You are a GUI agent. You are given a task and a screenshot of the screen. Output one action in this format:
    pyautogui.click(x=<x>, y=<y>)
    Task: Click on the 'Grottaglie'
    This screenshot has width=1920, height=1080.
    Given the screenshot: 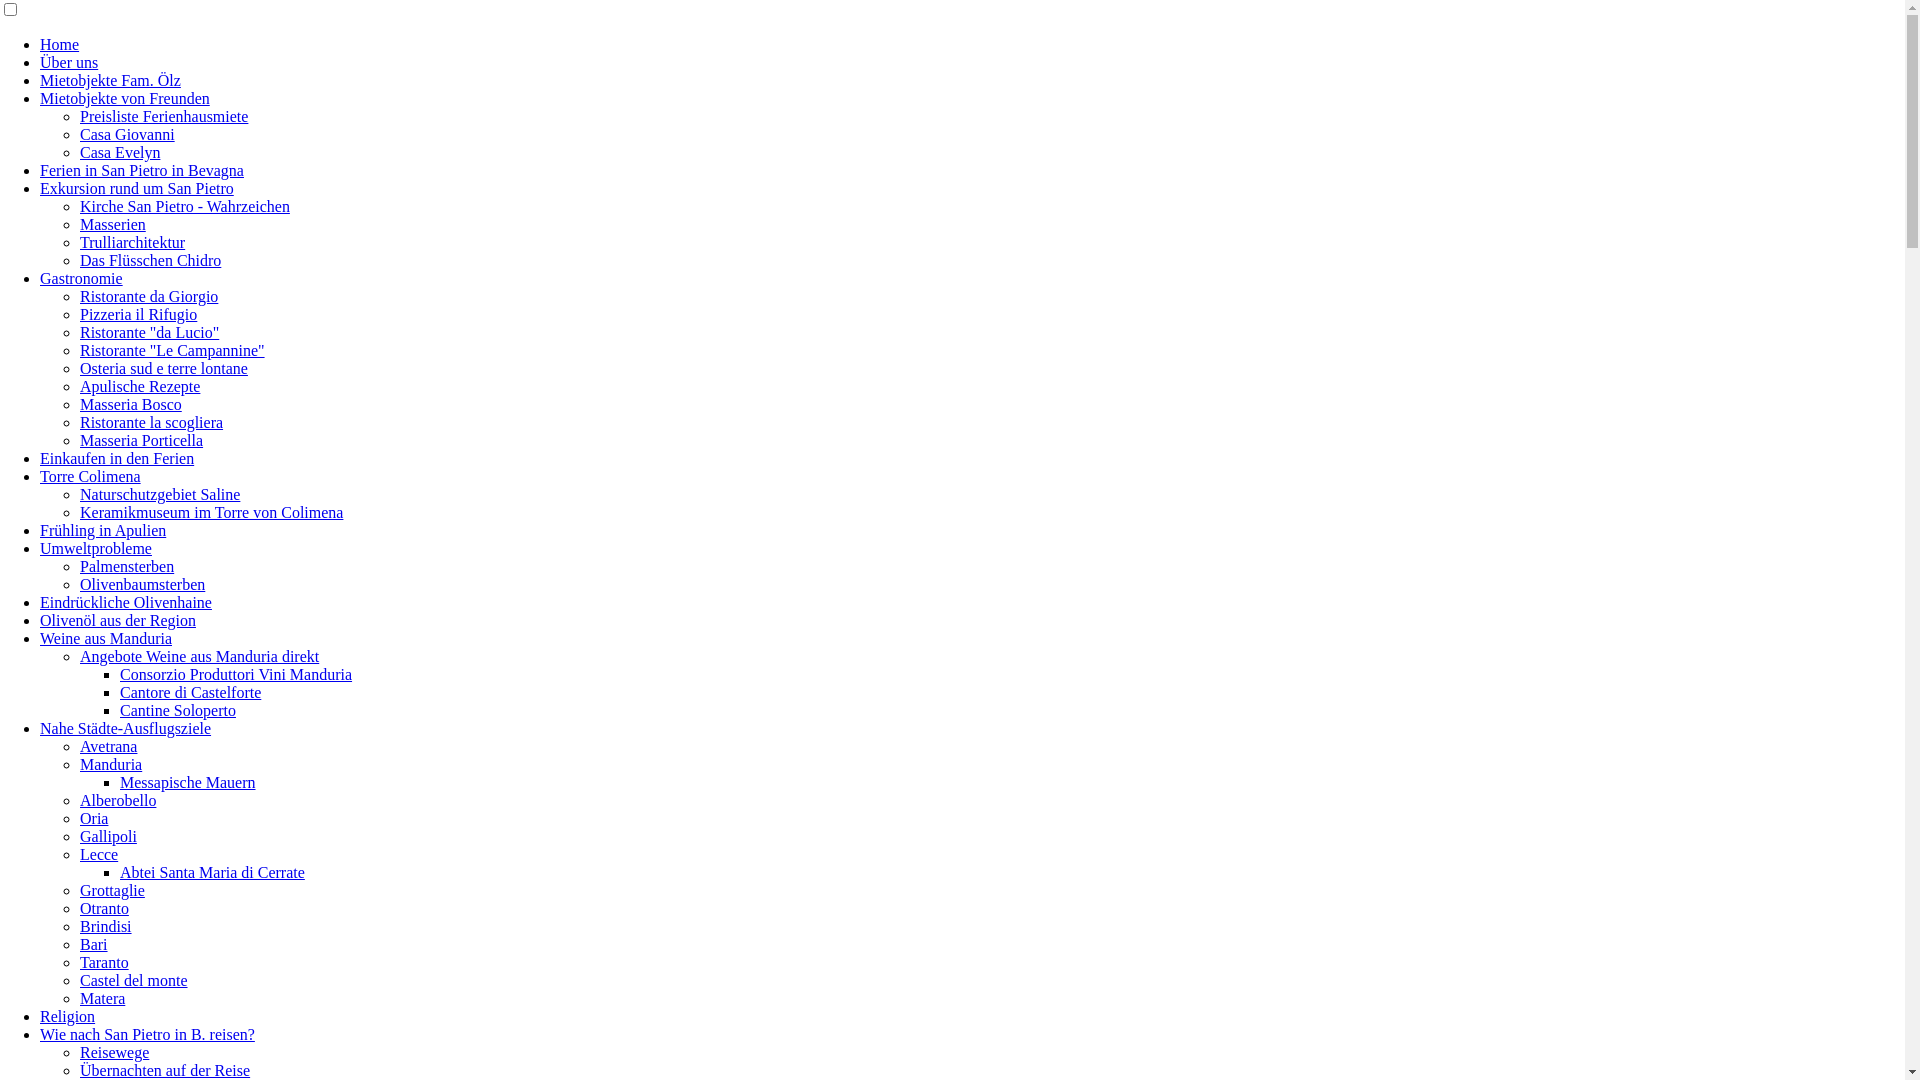 What is the action you would take?
    pyautogui.click(x=111, y=889)
    